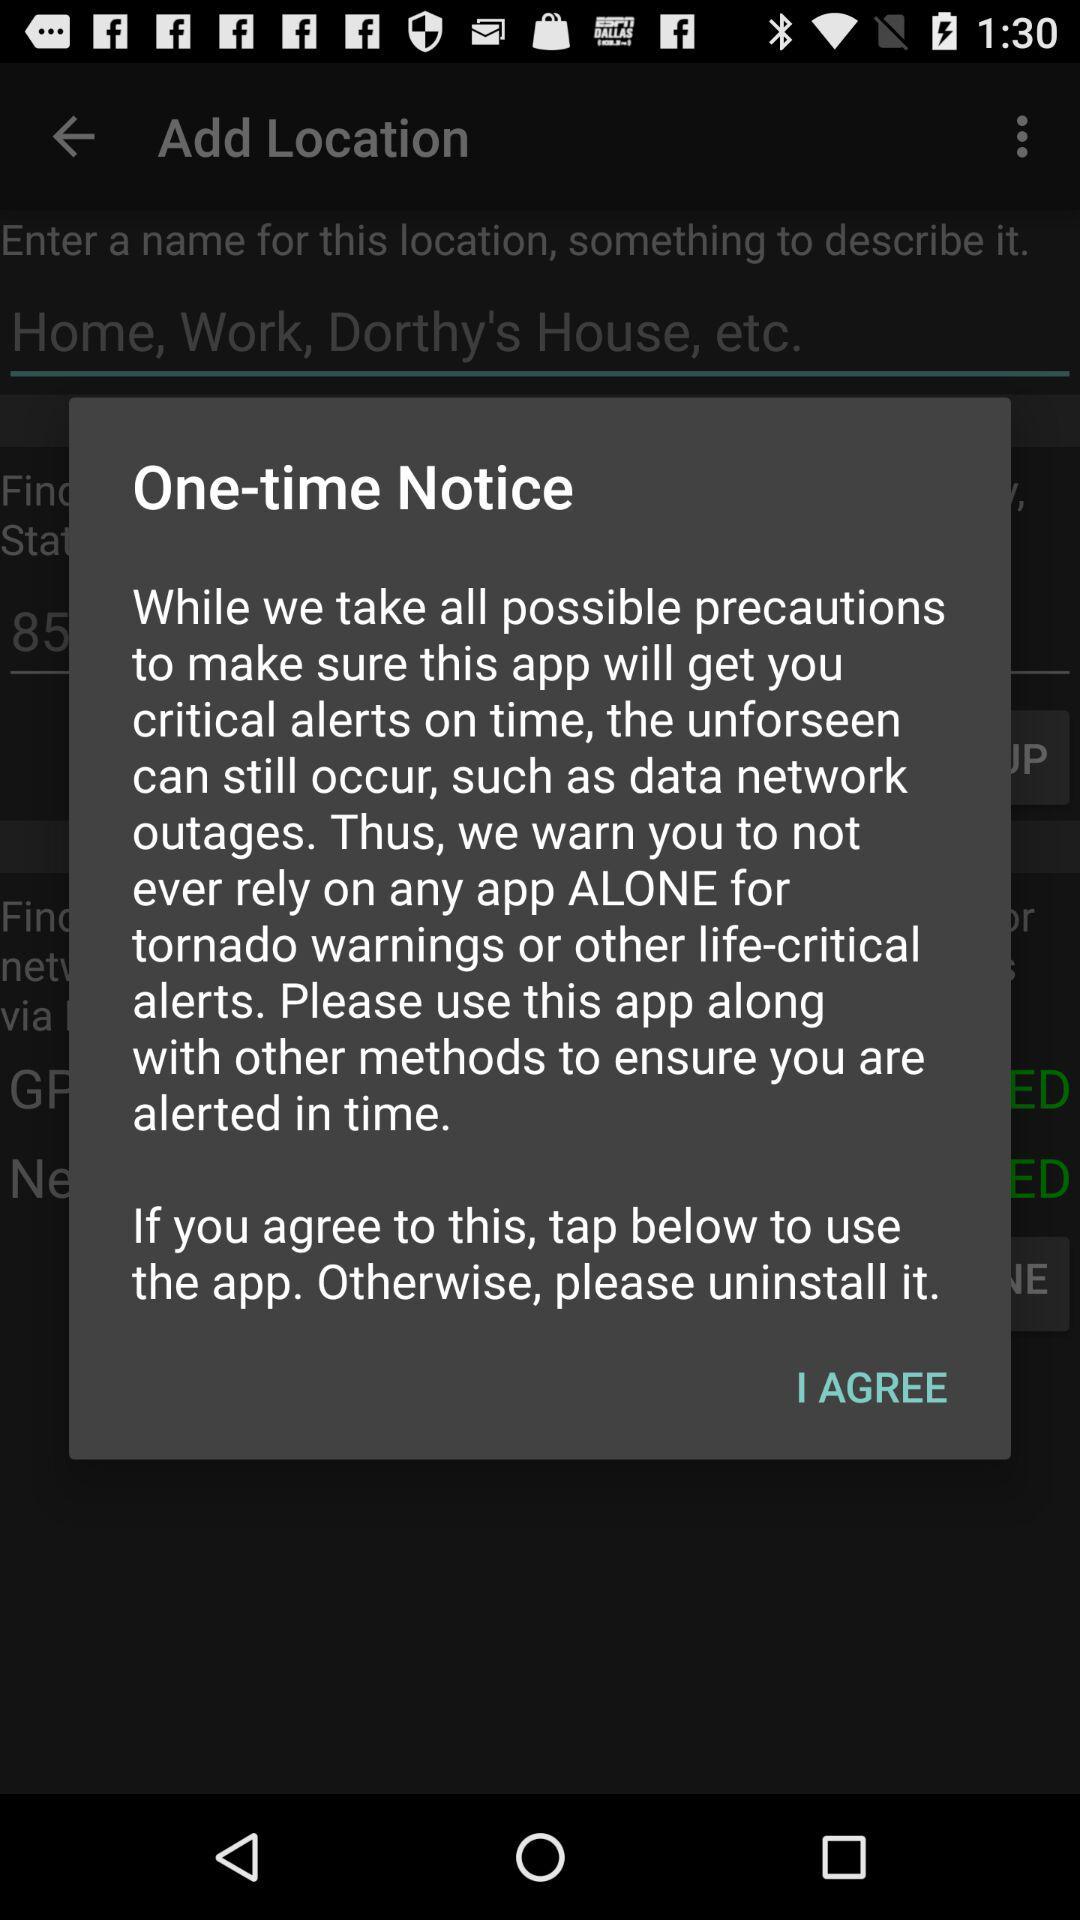 The image size is (1080, 1920). I want to click on the i agree icon, so click(870, 1385).